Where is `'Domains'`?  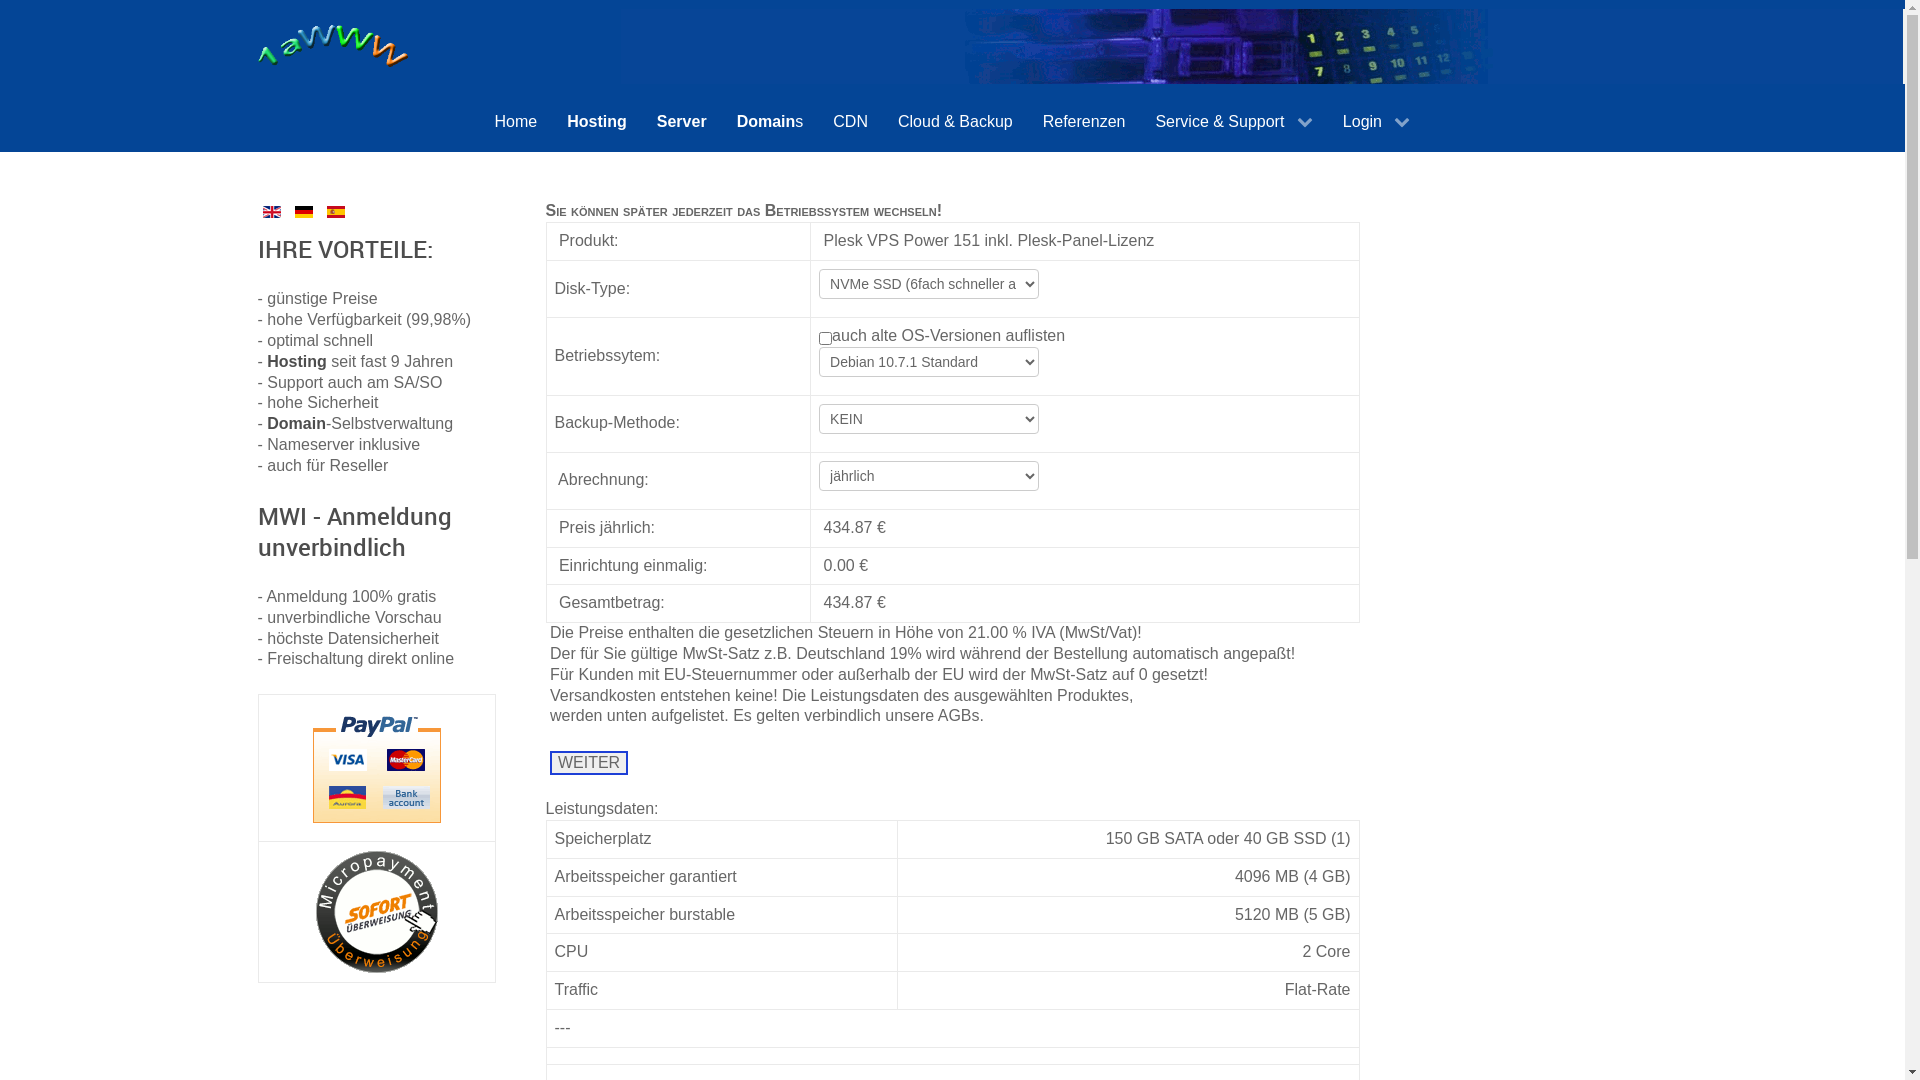
'Domains' is located at coordinates (769, 121).